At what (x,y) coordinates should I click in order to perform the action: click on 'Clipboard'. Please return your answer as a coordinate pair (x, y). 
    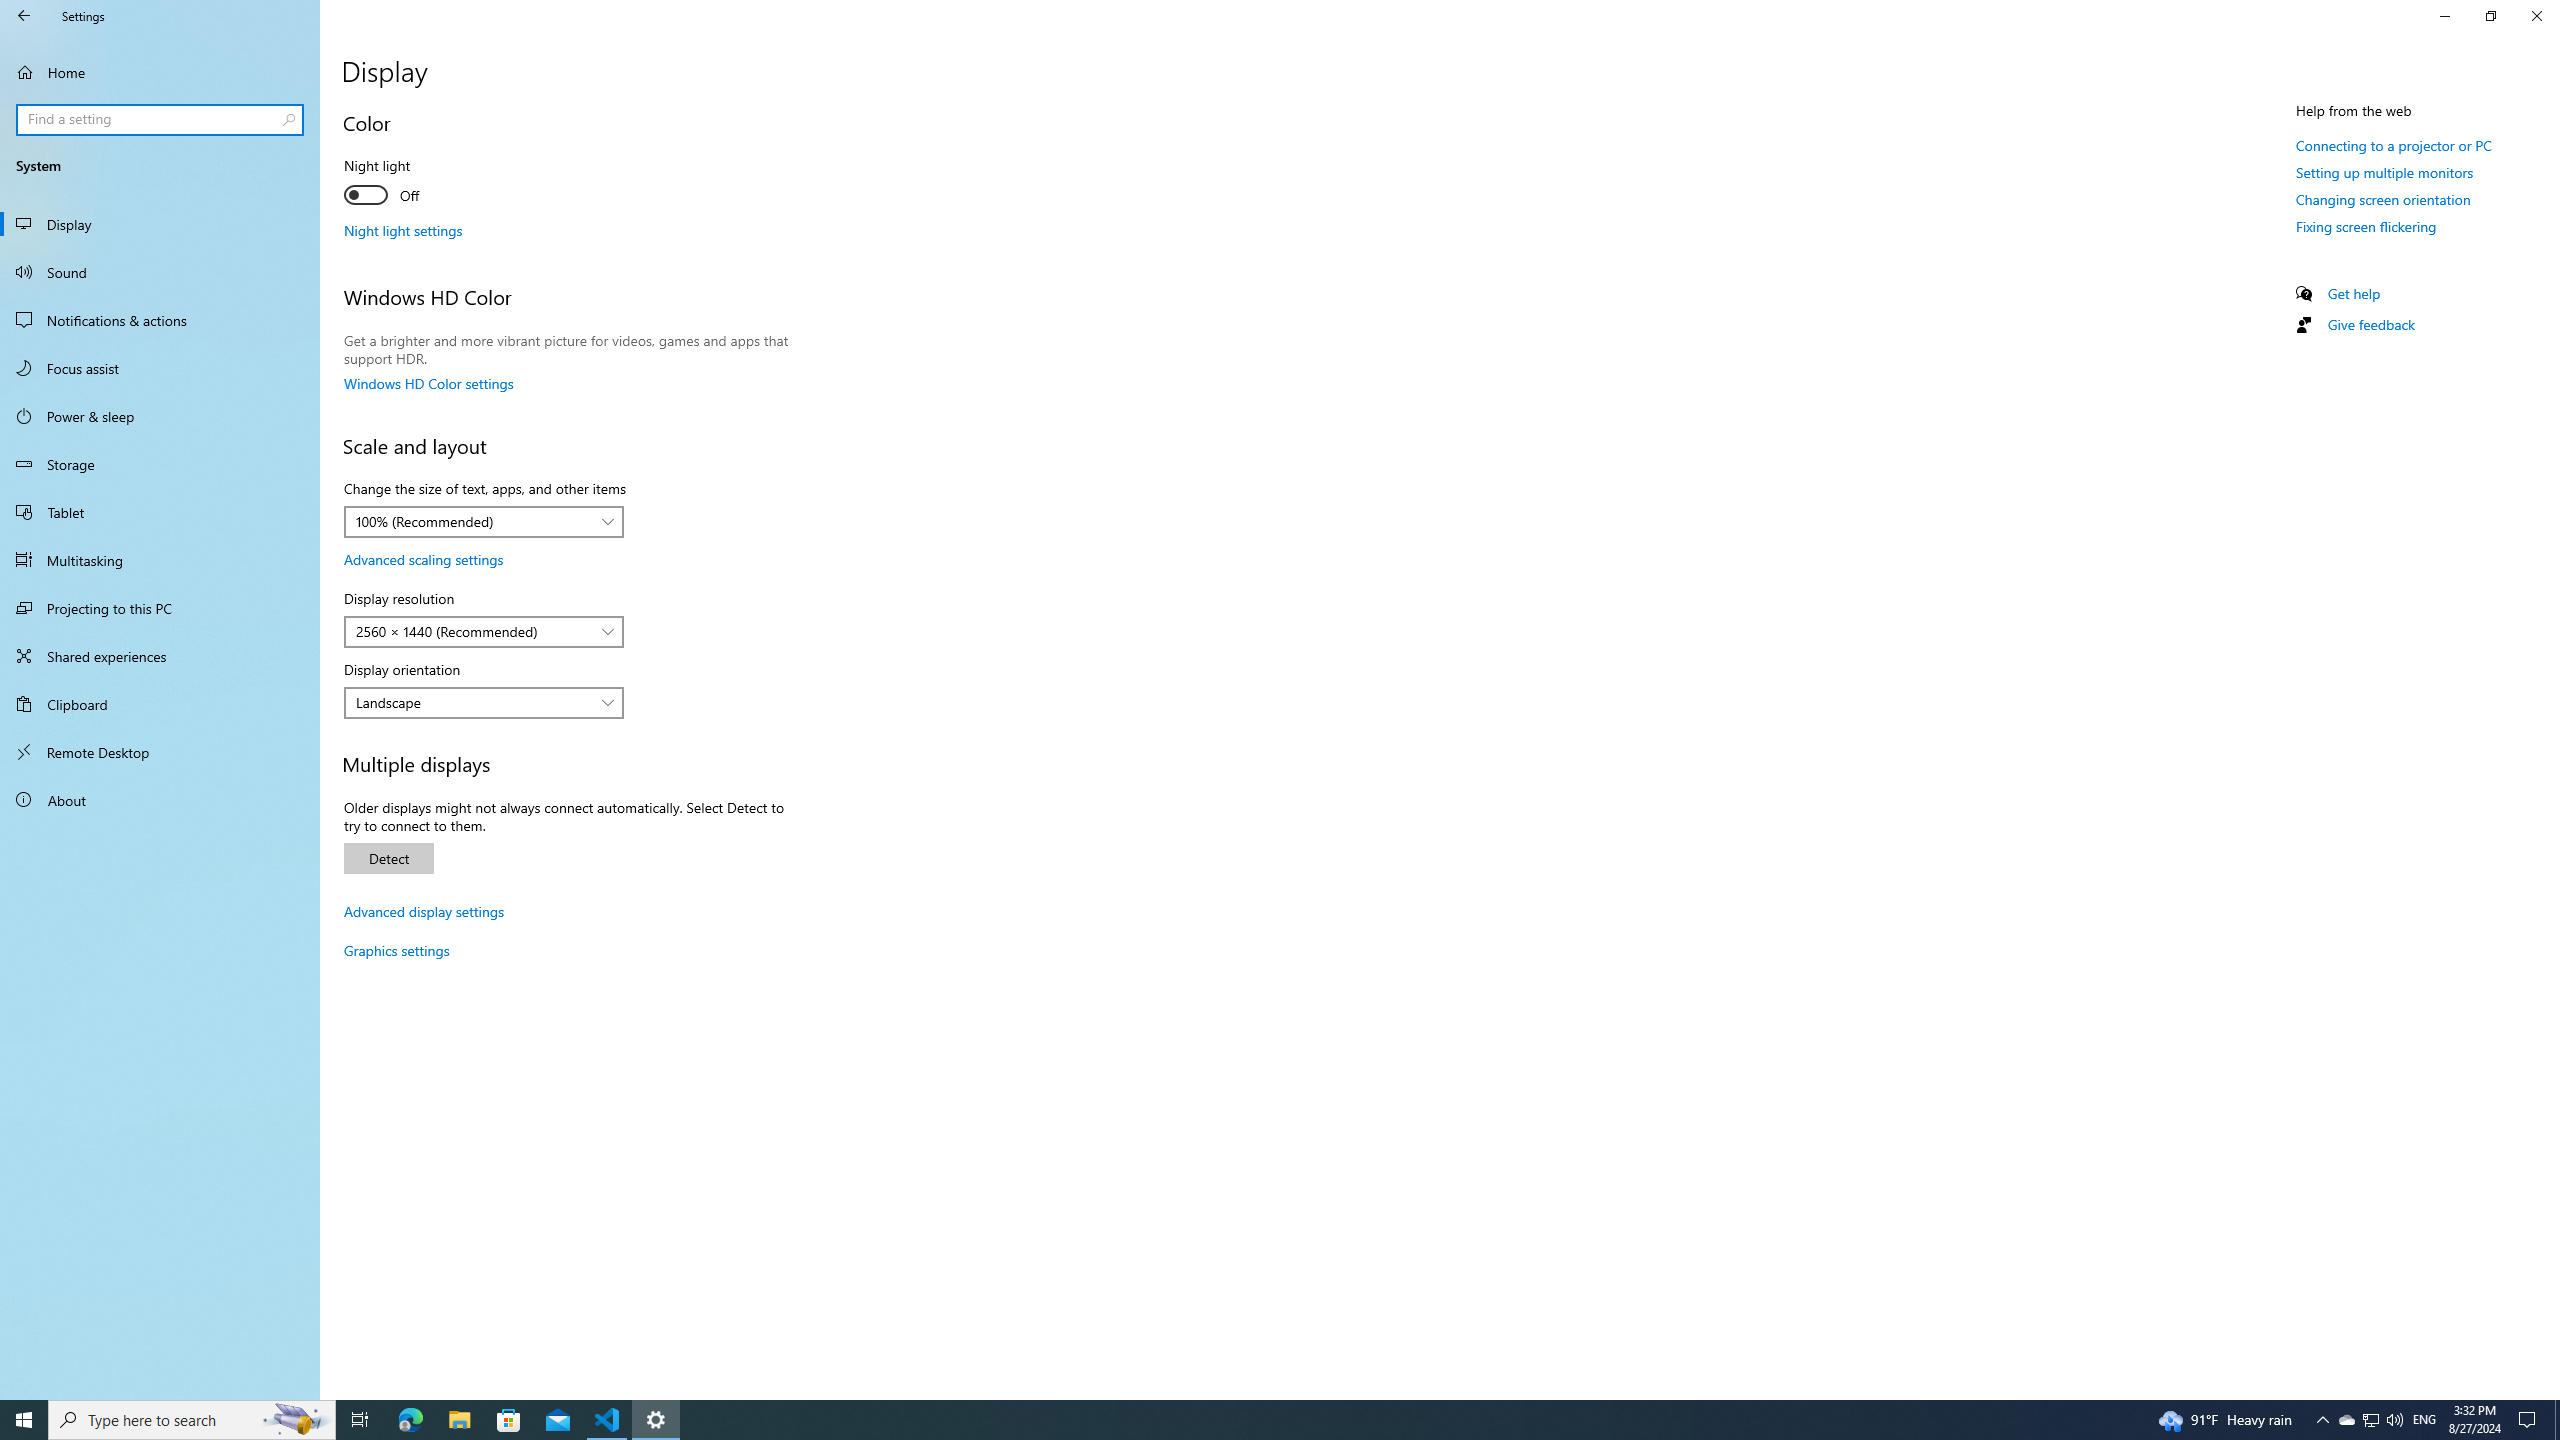
    Looking at the image, I should click on (159, 704).